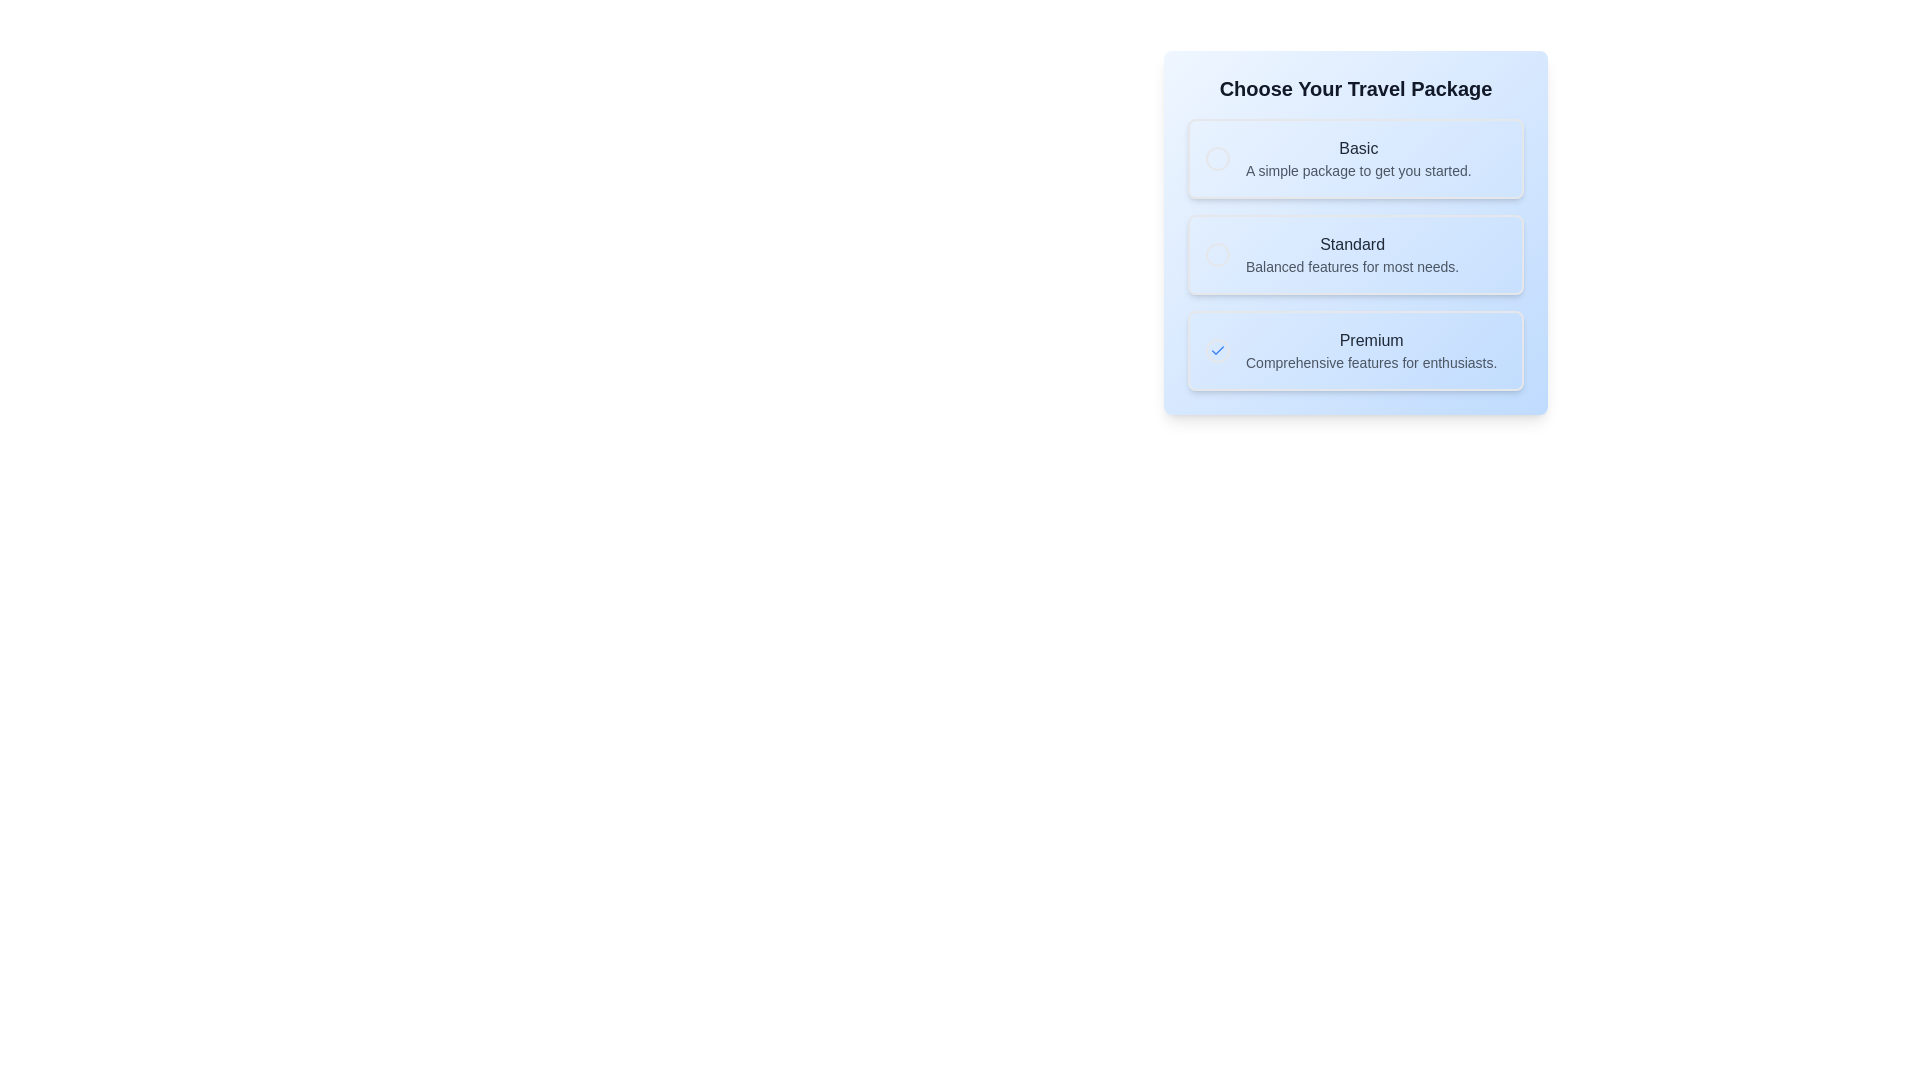 This screenshot has width=1920, height=1080. Describe the element at coordinates (1217, 350) in the screenshot. I see `the blue checkmark icon within the circular selection indicator of the 'Premium' travel package to interact with the selection process` at that location.